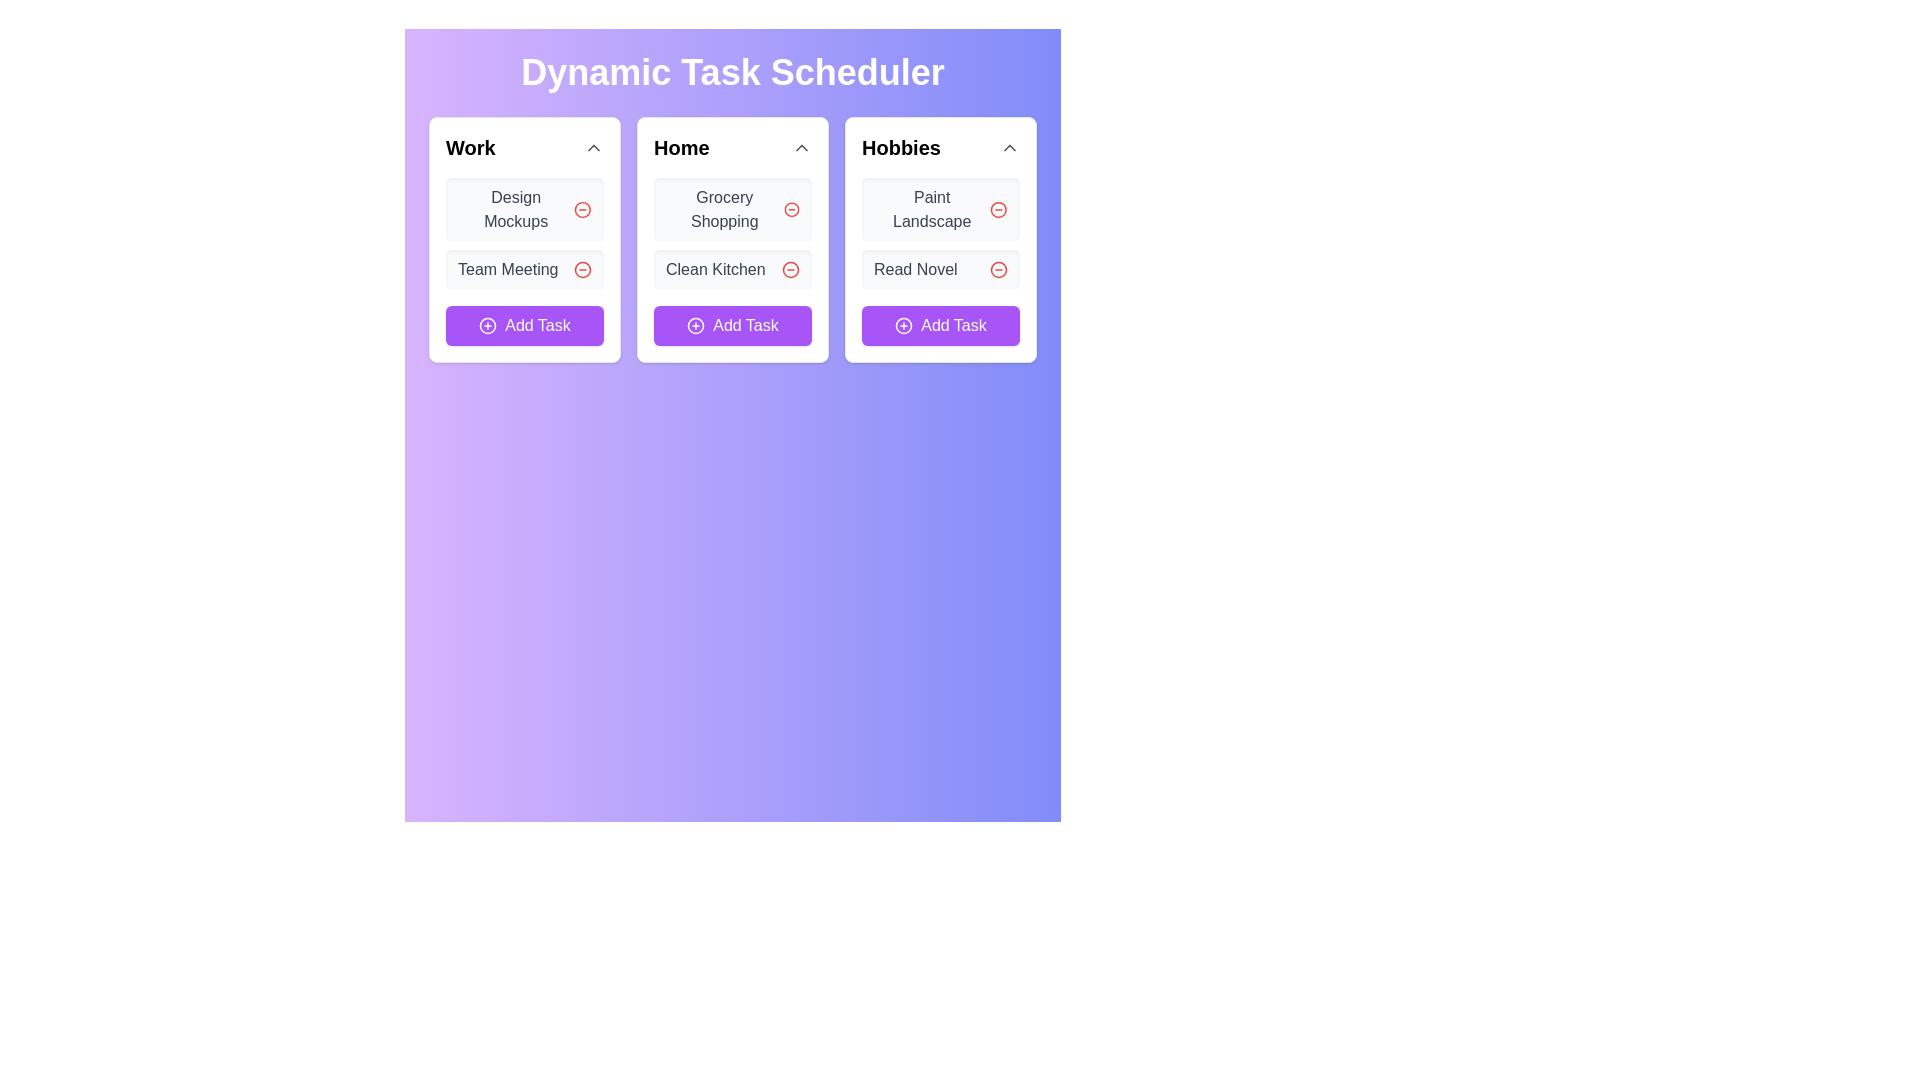 The width and height of the screenshot is (1920, 1080). Describe the element at coordinates (488, 325) in the screenshot. I see `the decorative icon (SVG) located to the left of the 'Add Task' button in the bottom section of the 'Work' column` at that location.